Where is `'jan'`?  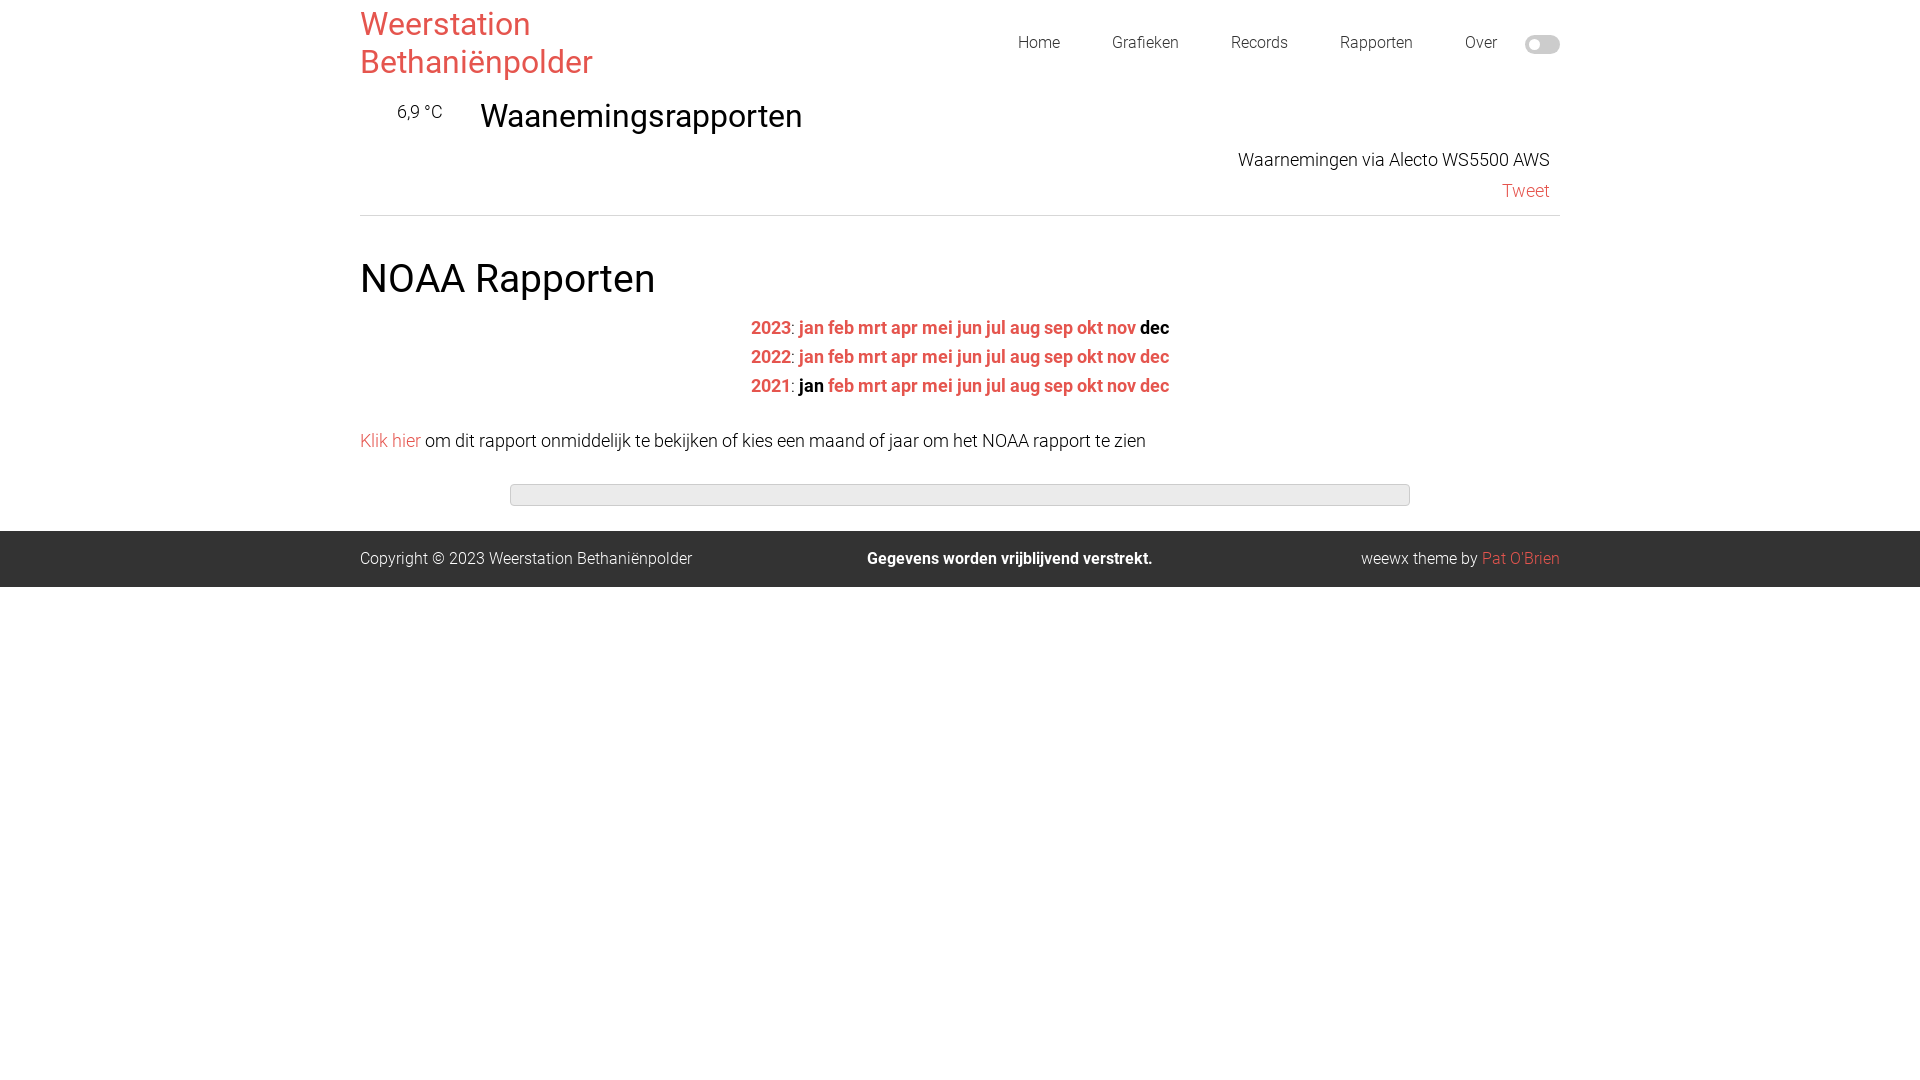 'jan' is located at coordinates (811, 326).